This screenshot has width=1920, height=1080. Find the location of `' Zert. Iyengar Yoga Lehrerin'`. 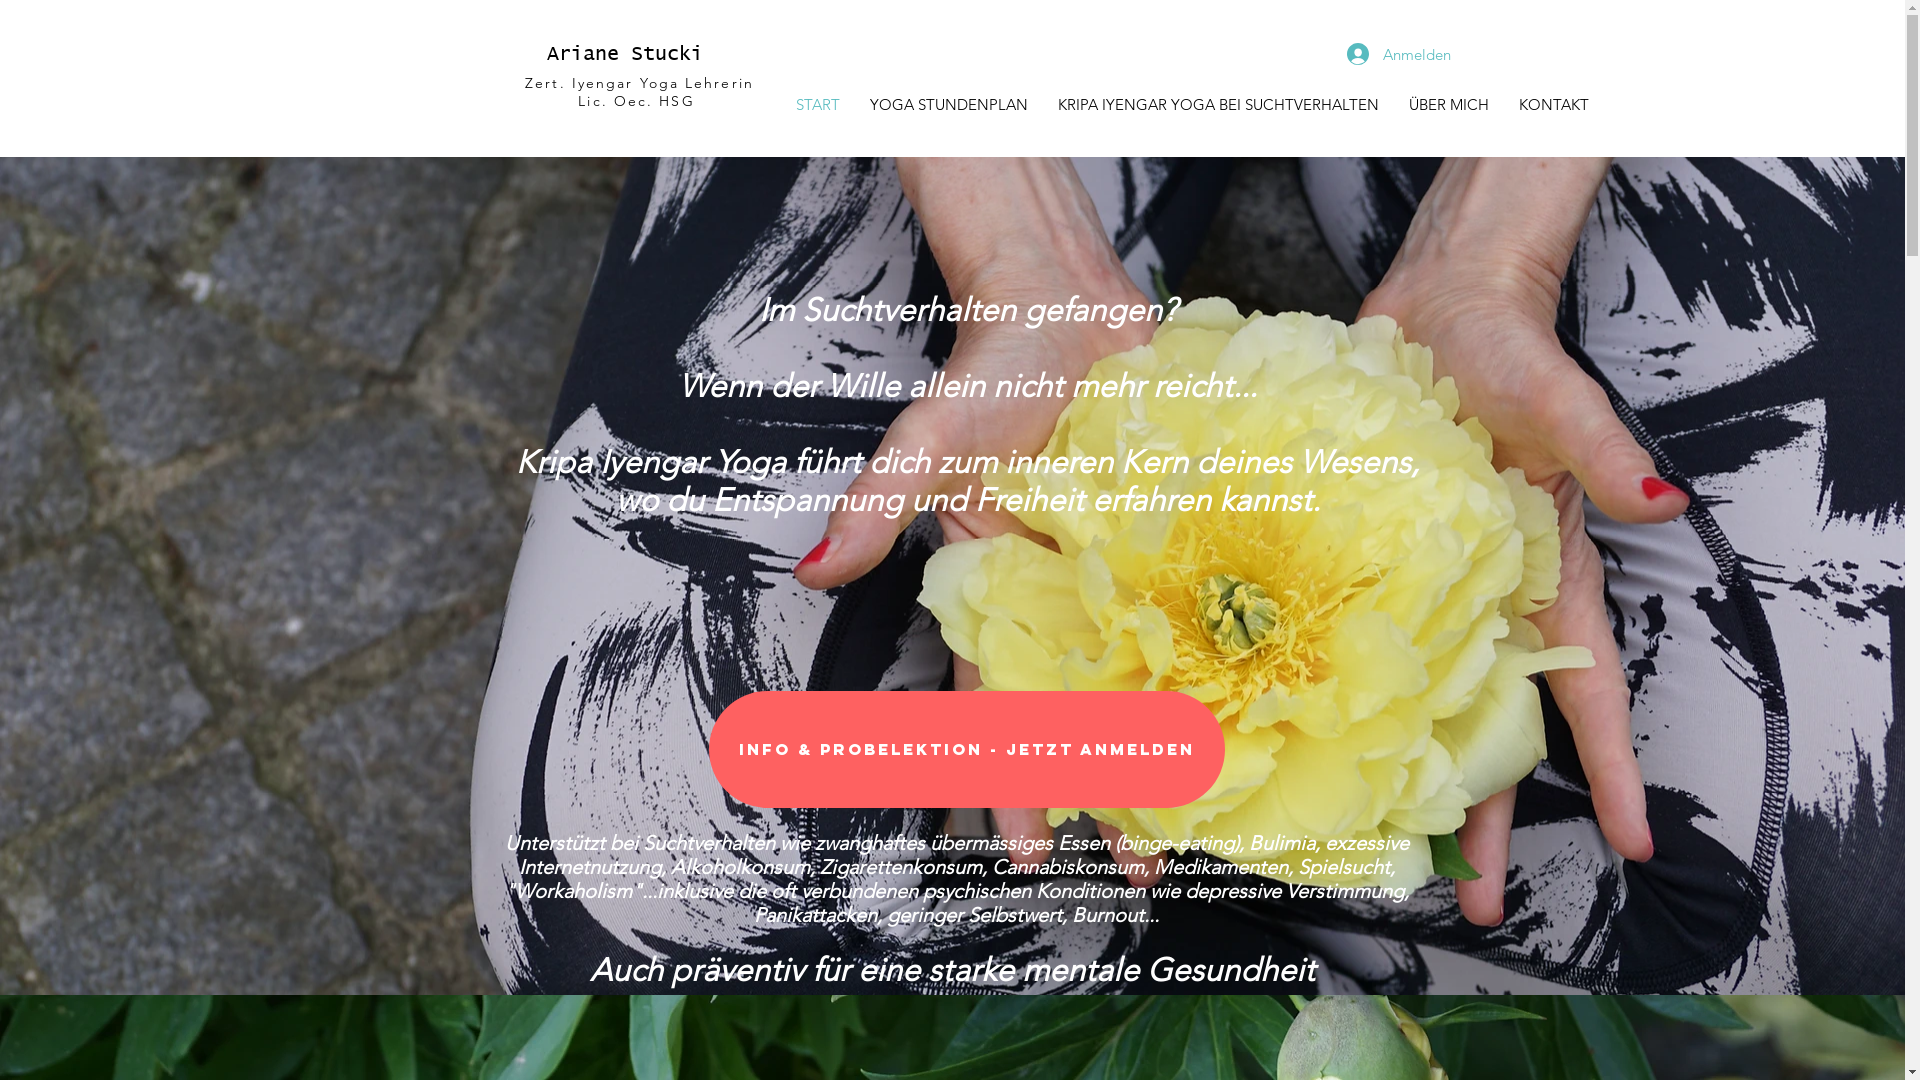

' Zert. Iyengar Yoga Lehrerin' is located at coordinates (635, 82).